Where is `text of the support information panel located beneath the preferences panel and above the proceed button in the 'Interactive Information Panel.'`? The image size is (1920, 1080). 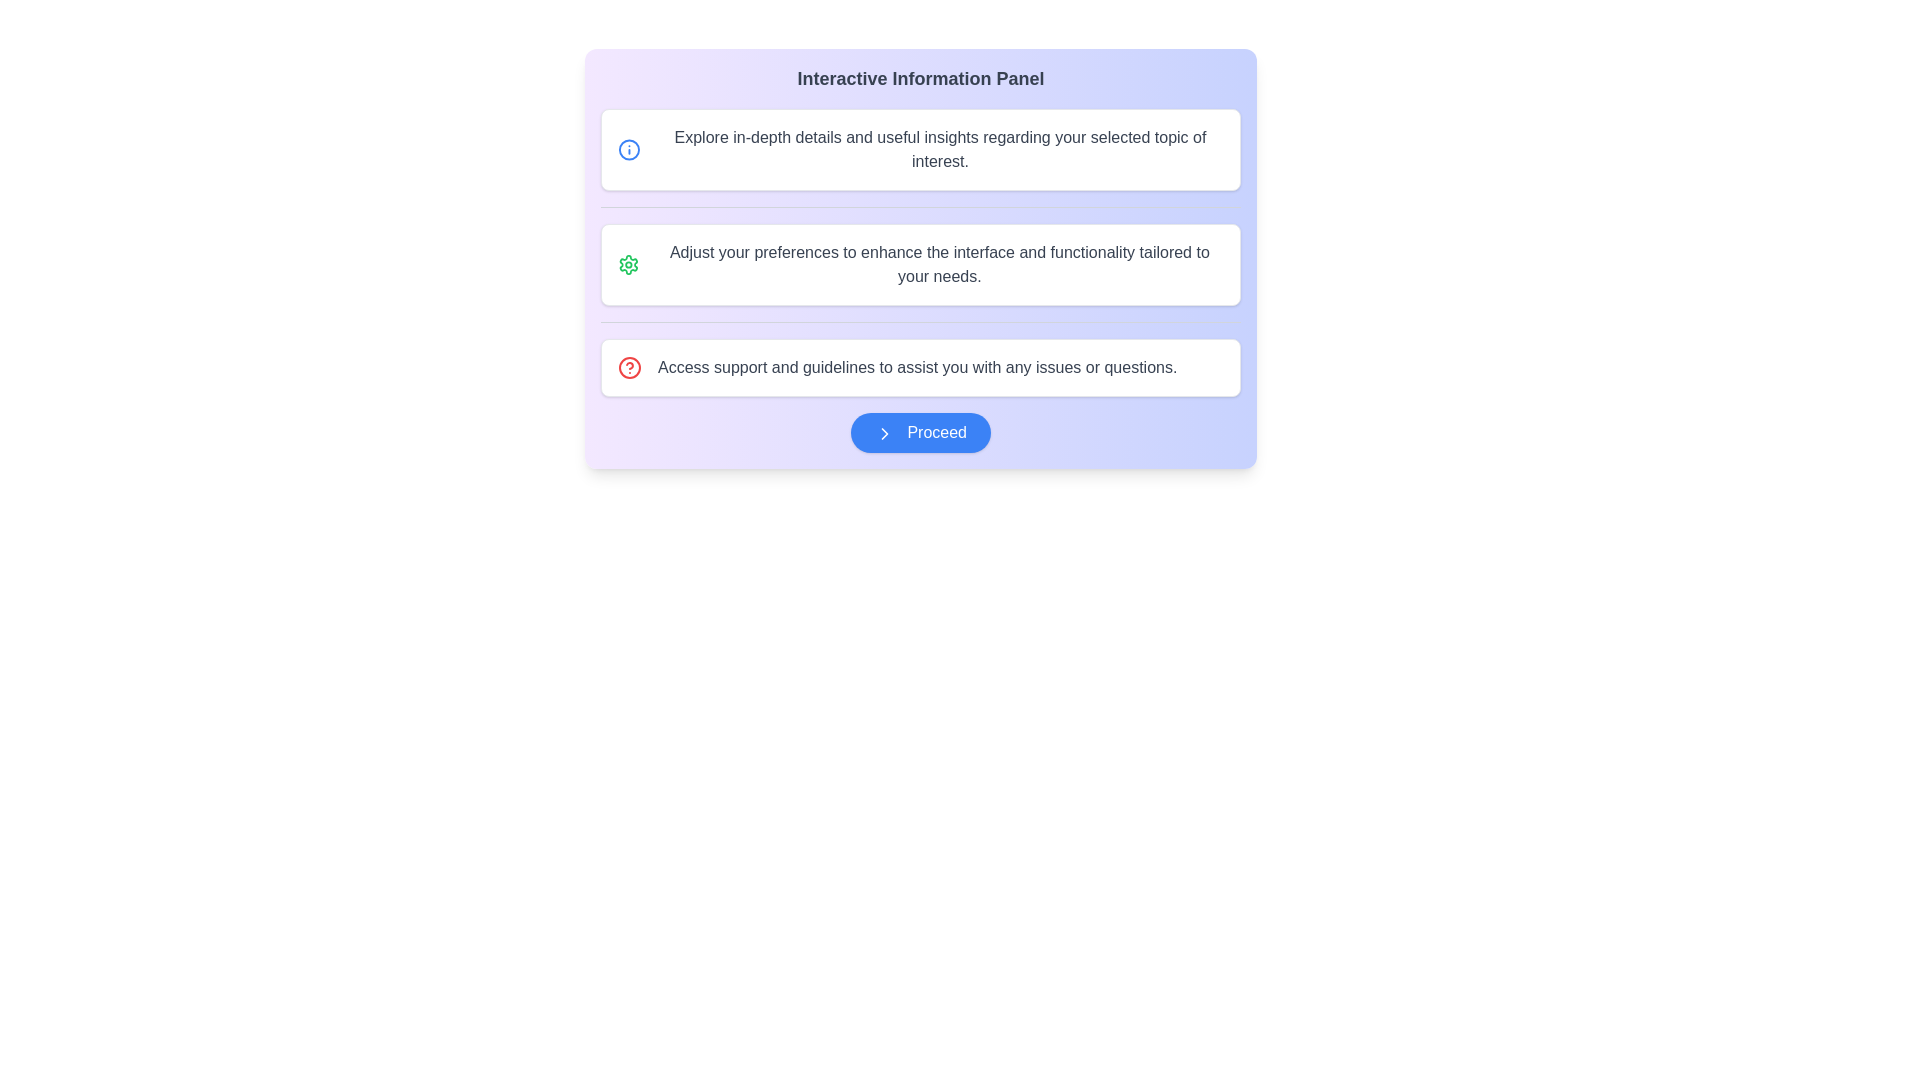 text of the support information panel located beneath the preferences panel and above the proceed button in the 'Interactive Information Panel.' is located at coordinates (920, 367).